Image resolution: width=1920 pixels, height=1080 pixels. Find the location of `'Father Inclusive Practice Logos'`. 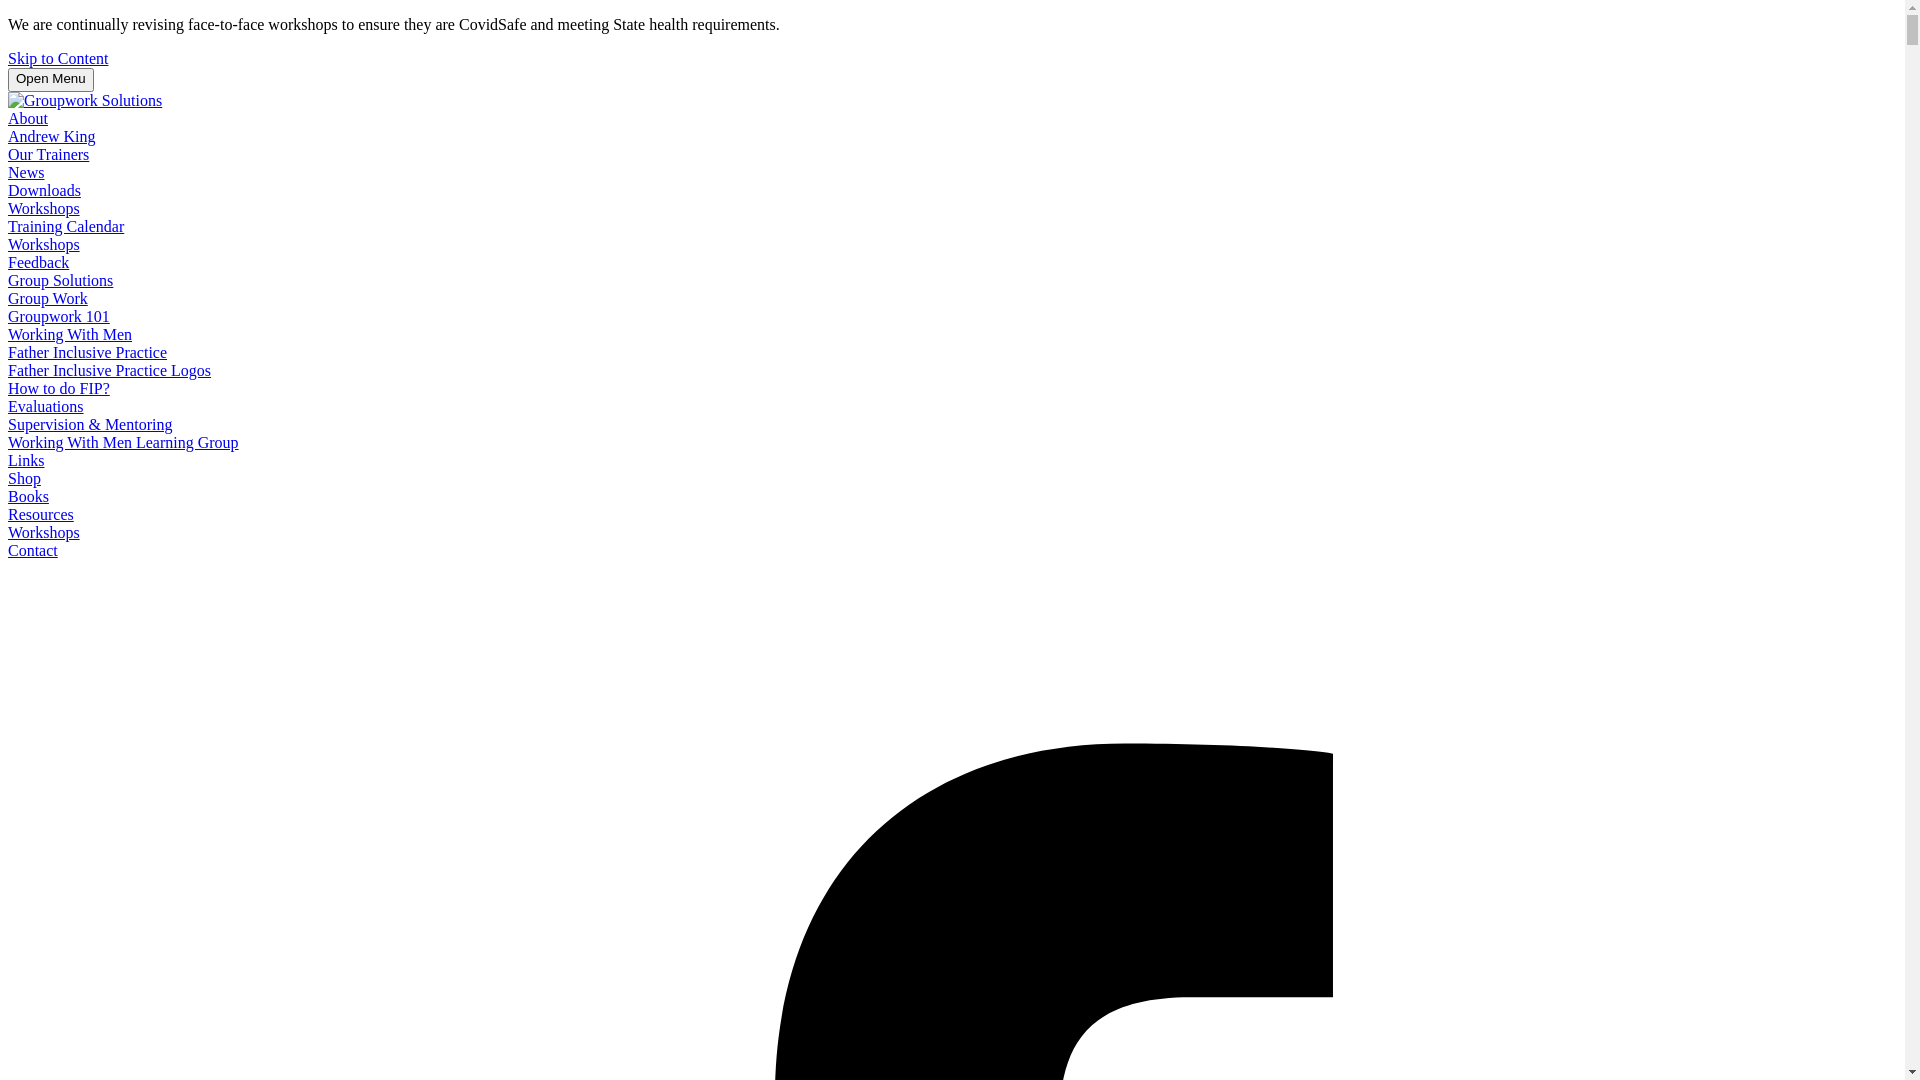

'Father Inclusive Practice Logos' is located at coordinates (108, 370).